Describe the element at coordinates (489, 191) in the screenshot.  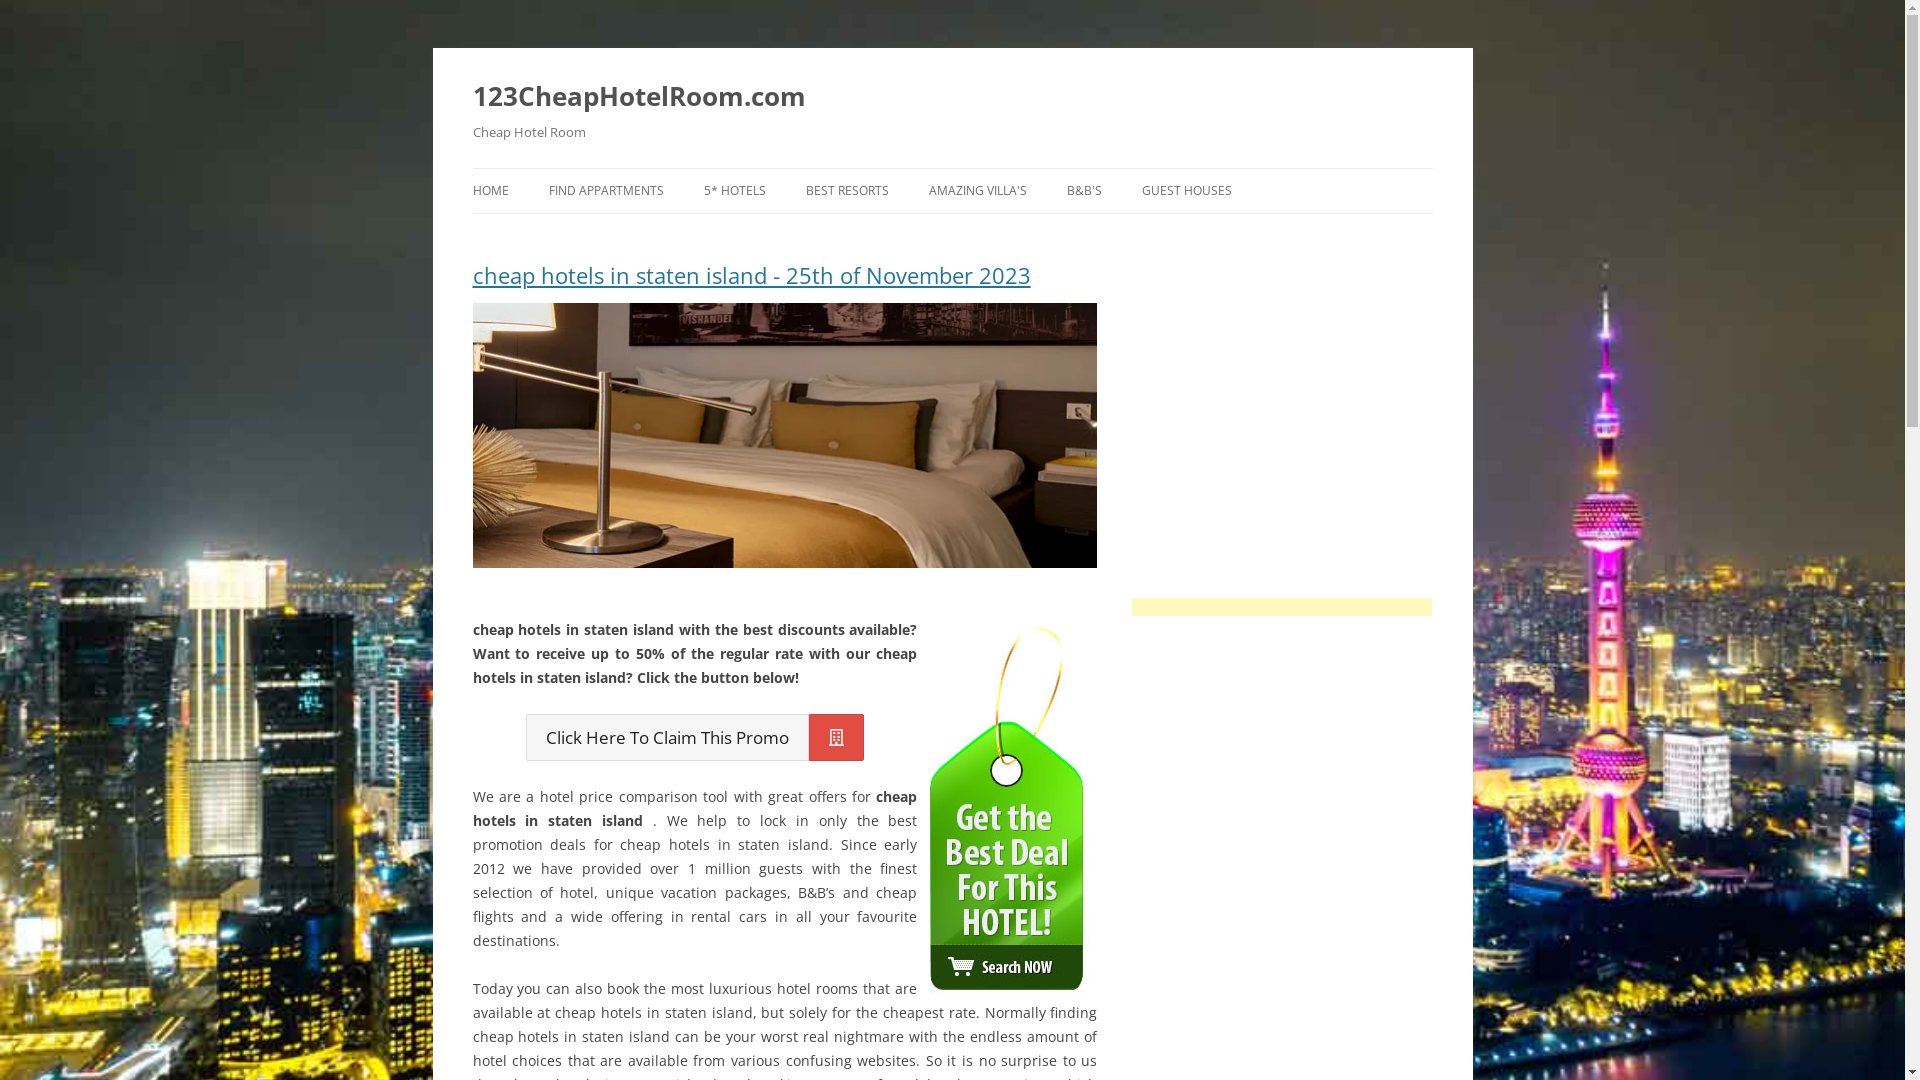
I see `'HOME'` at that location.